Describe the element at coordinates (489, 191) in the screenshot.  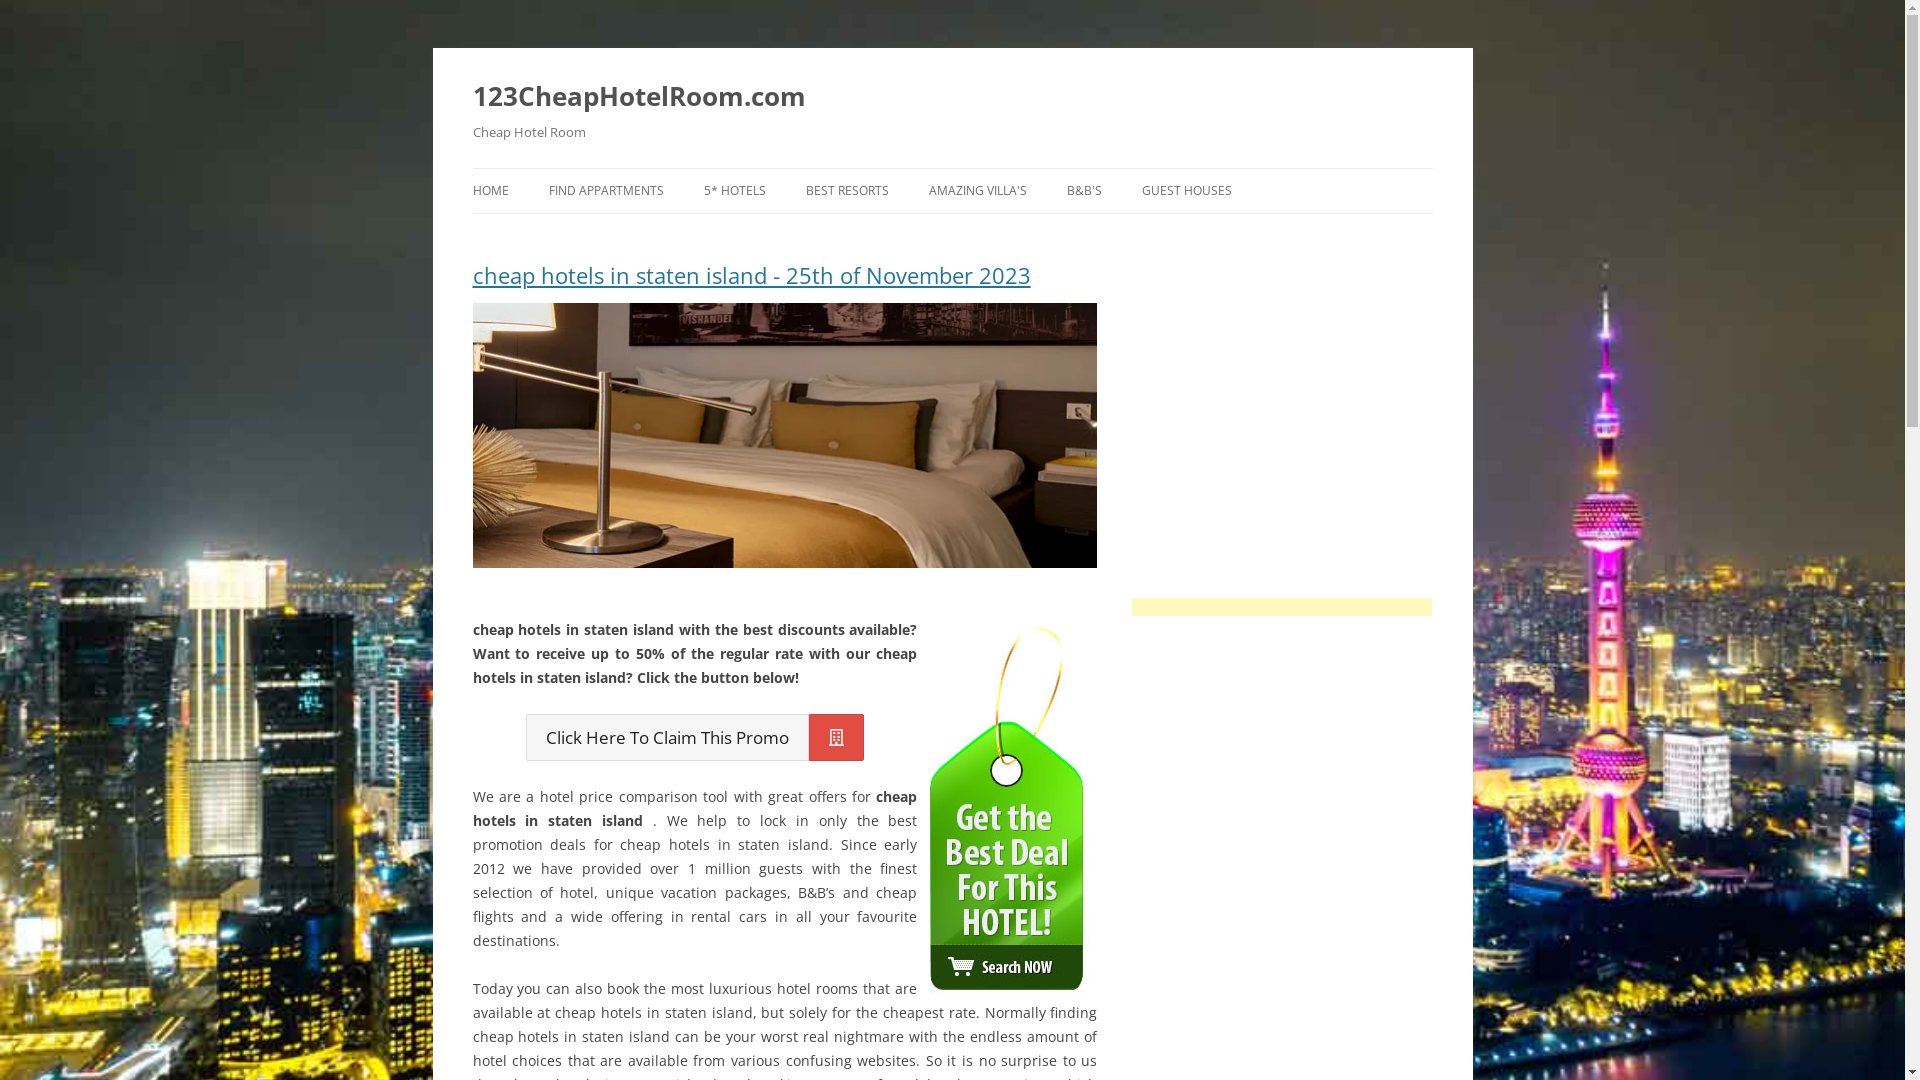
I see `'HOME'` at that location.